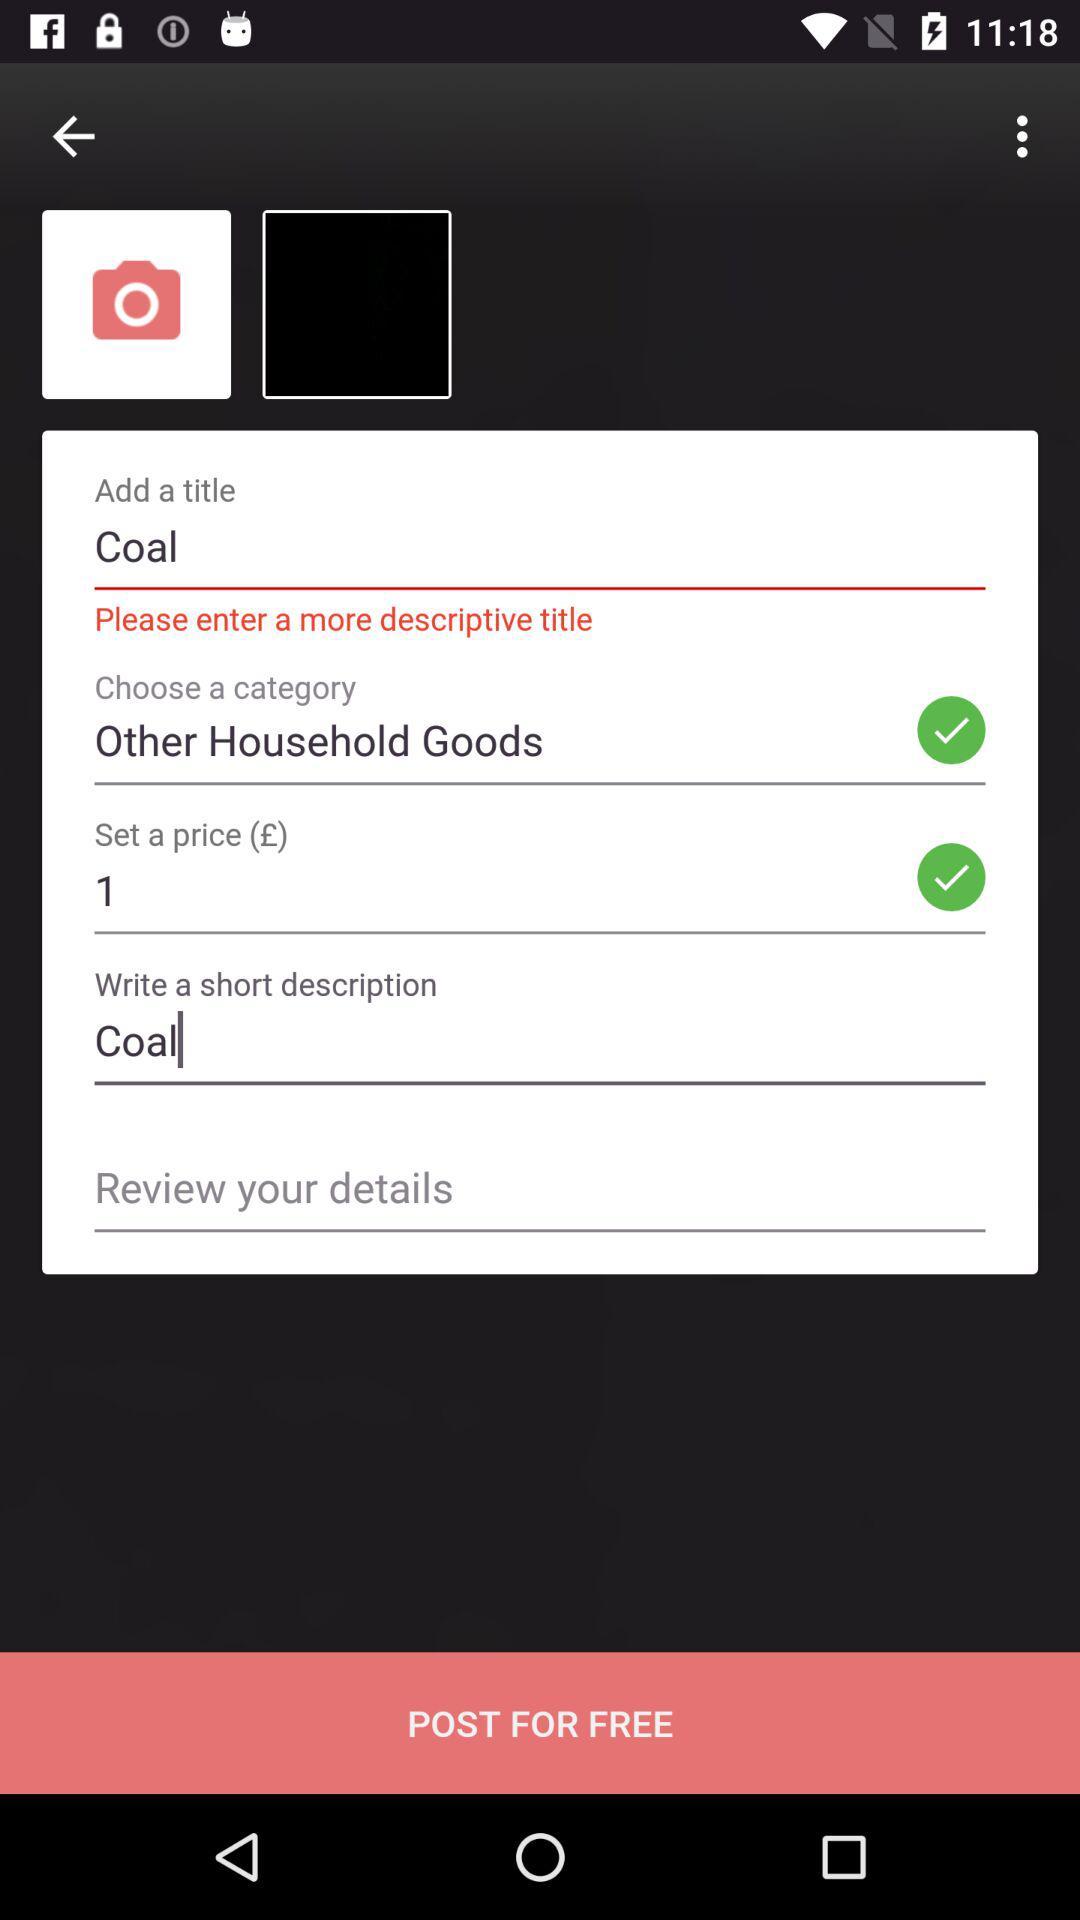 The image size is (1080, 1920). I want to click on the option beside the 1 in the set a price text field, so click(950, 877).